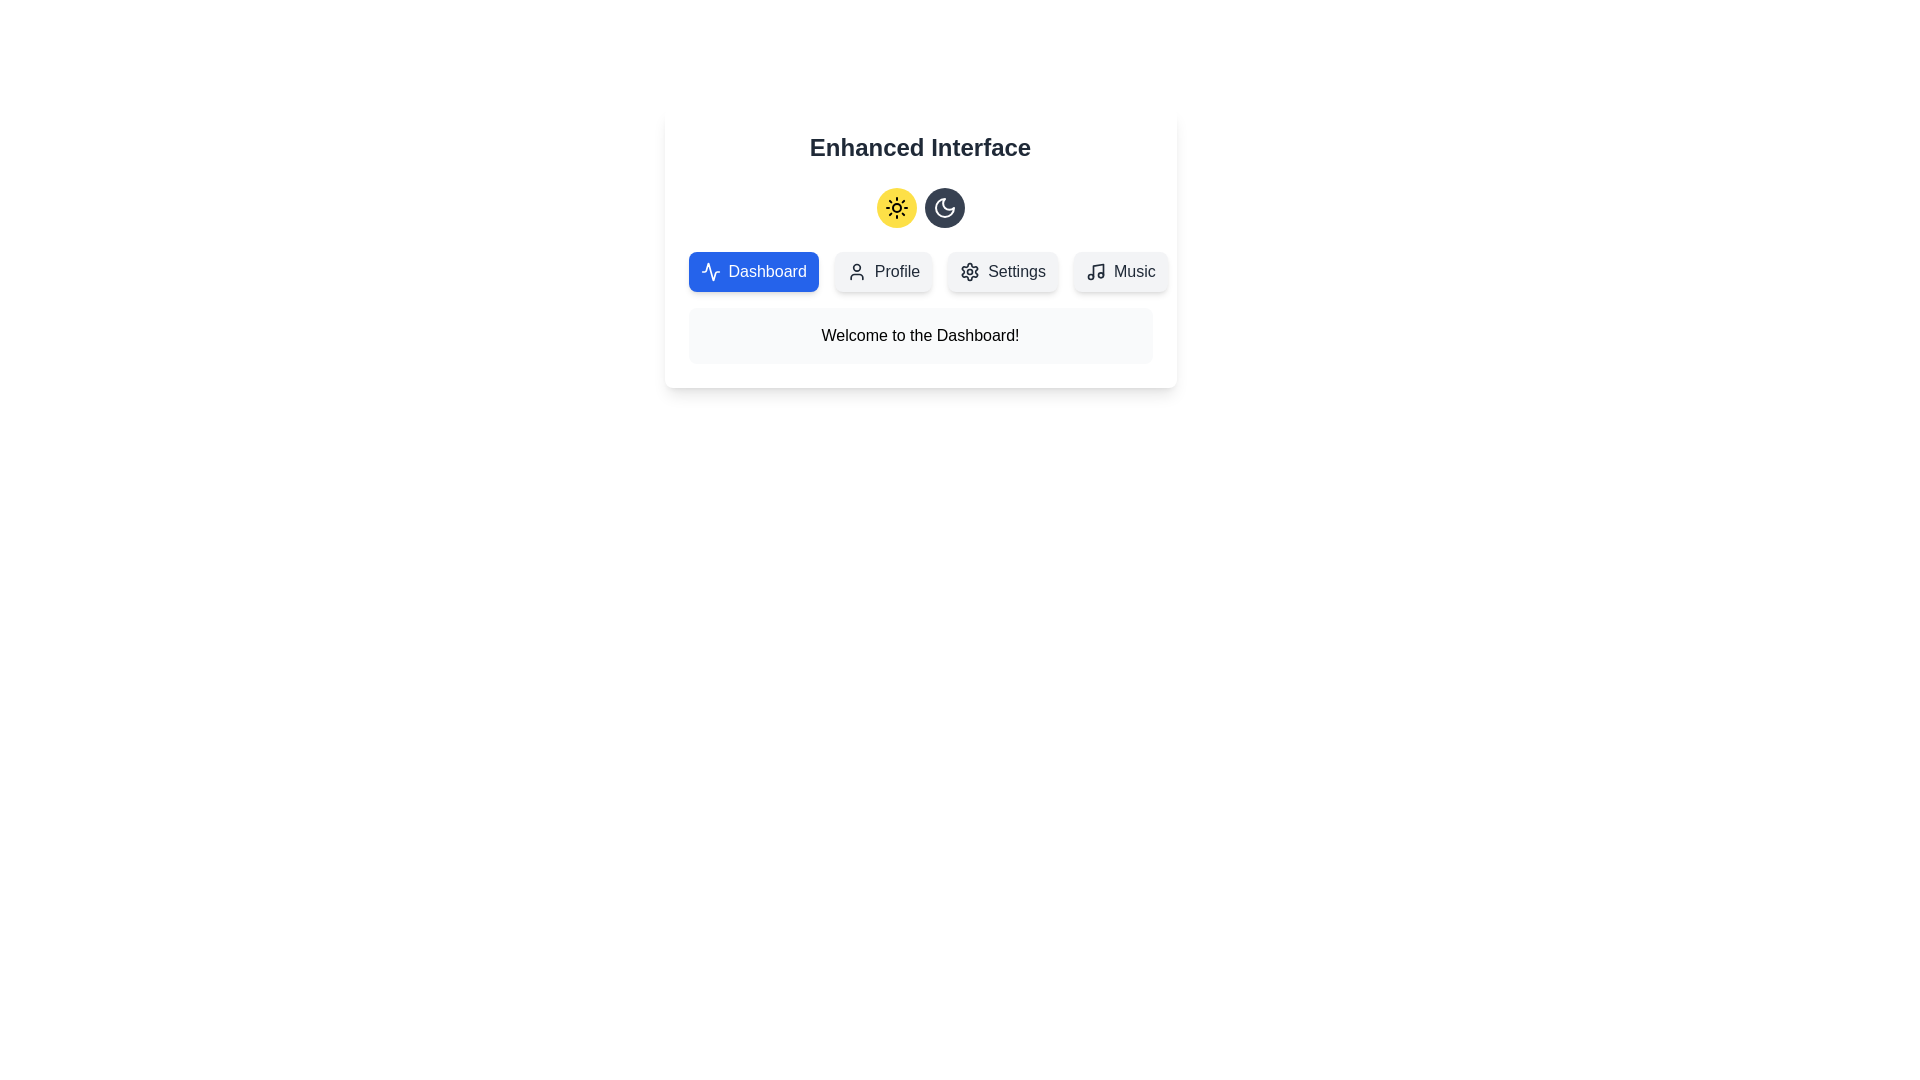  What do you see at coordinates (752, 272) in the screenshot?
I see `the 'Dashboard' navigation button, which features bold white text on a blue background with an activity-like icon on its left` at bounding box center [752, 272].